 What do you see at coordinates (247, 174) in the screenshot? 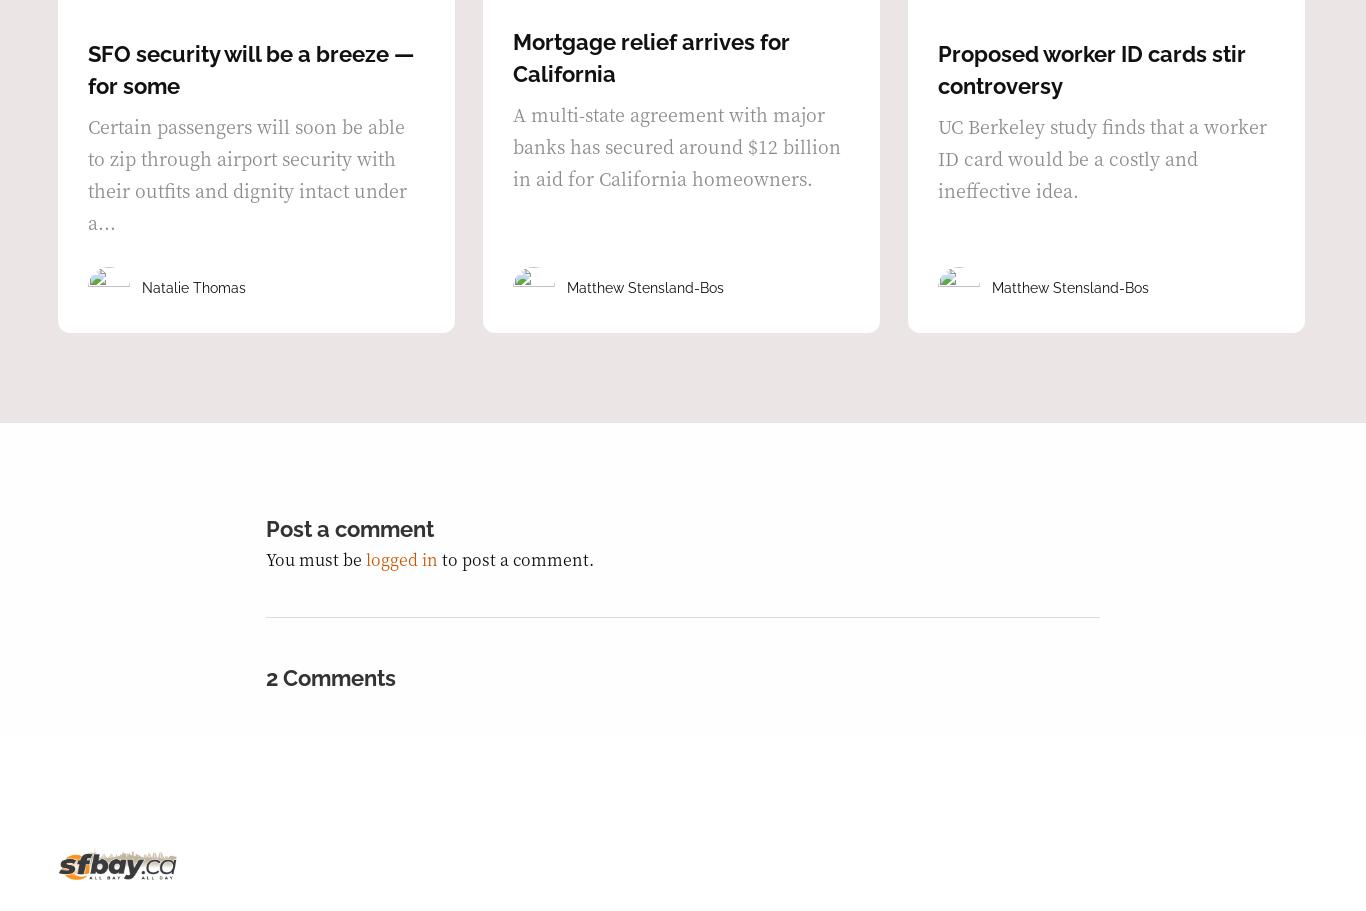
I see `'Certain passengers will soon be able to zip through airport security with their outfits and dignity intact under a...'` at bounding box center [247, 174].